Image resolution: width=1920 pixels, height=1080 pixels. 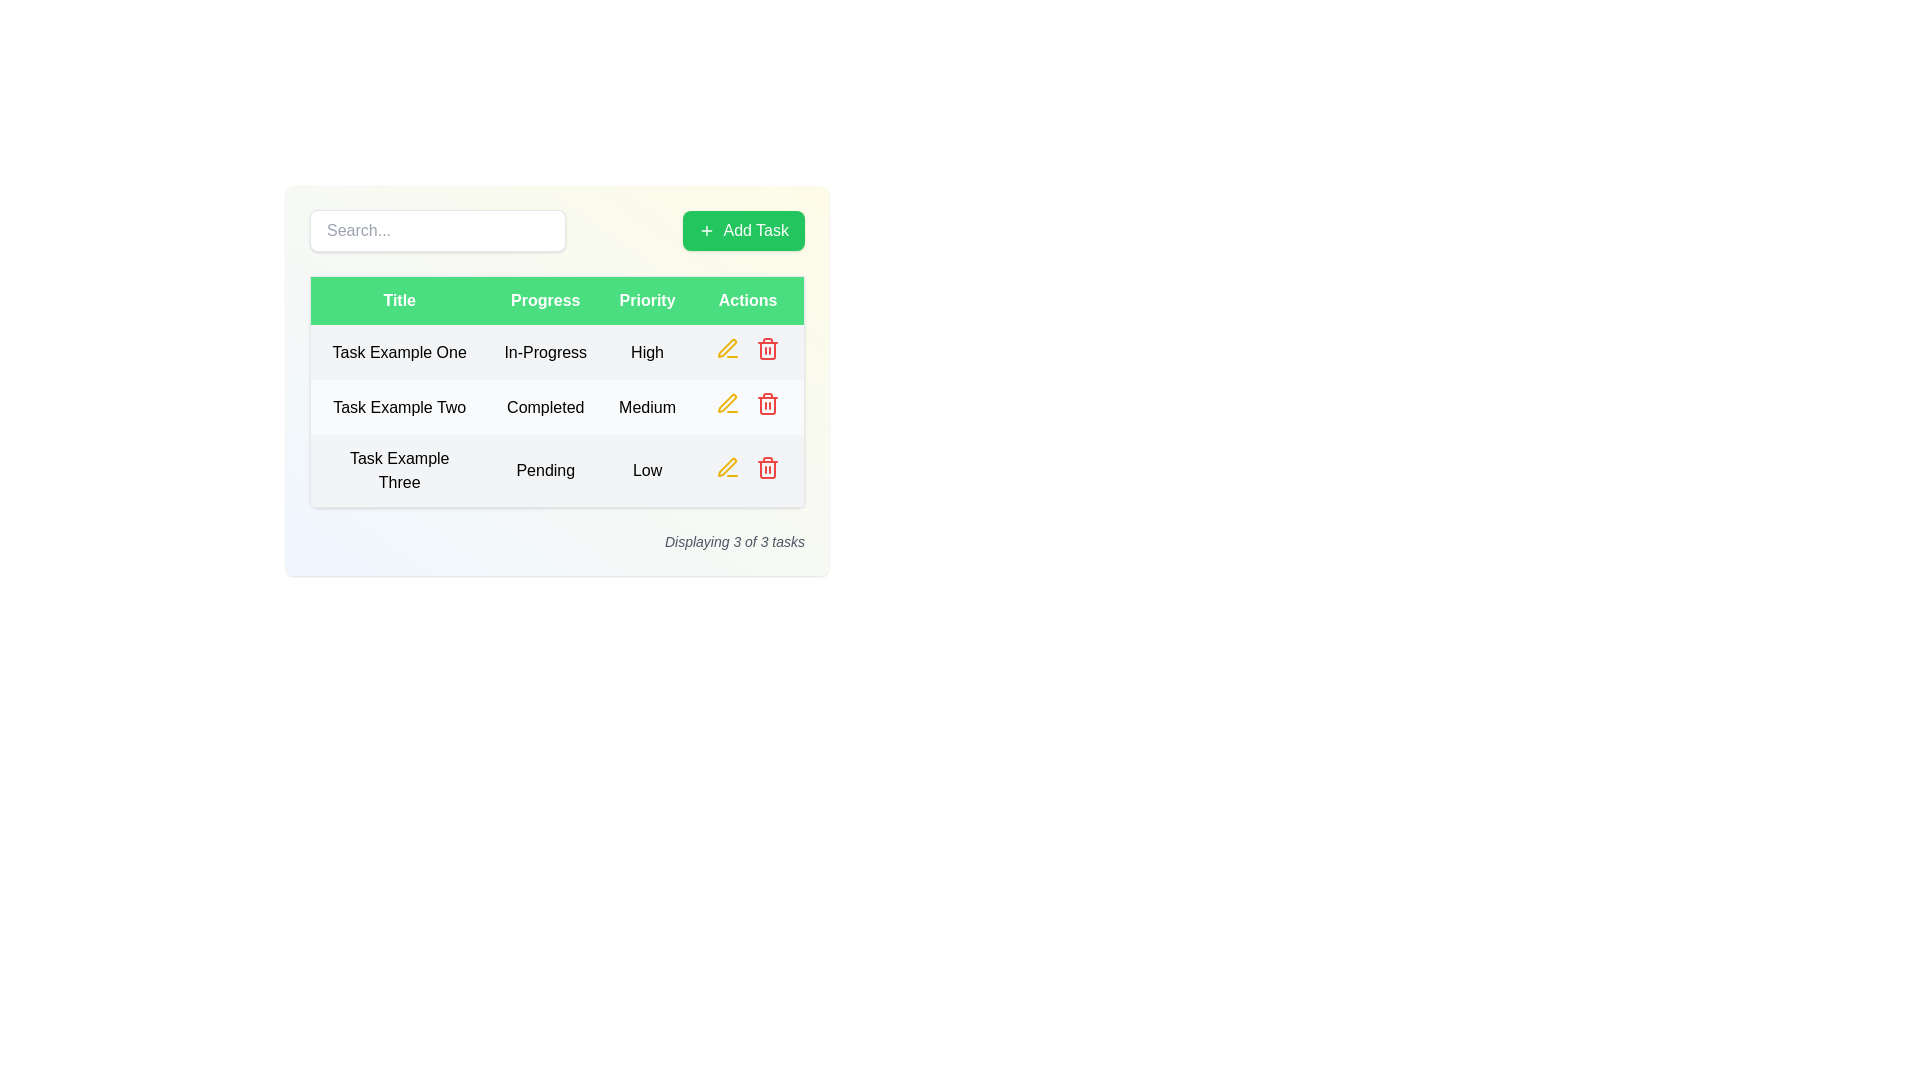 I want to click on the text label that reads 'Task Example Two', which is center-aligned and located in the first column of the second row of a table layout, so click(x=399, y=406).